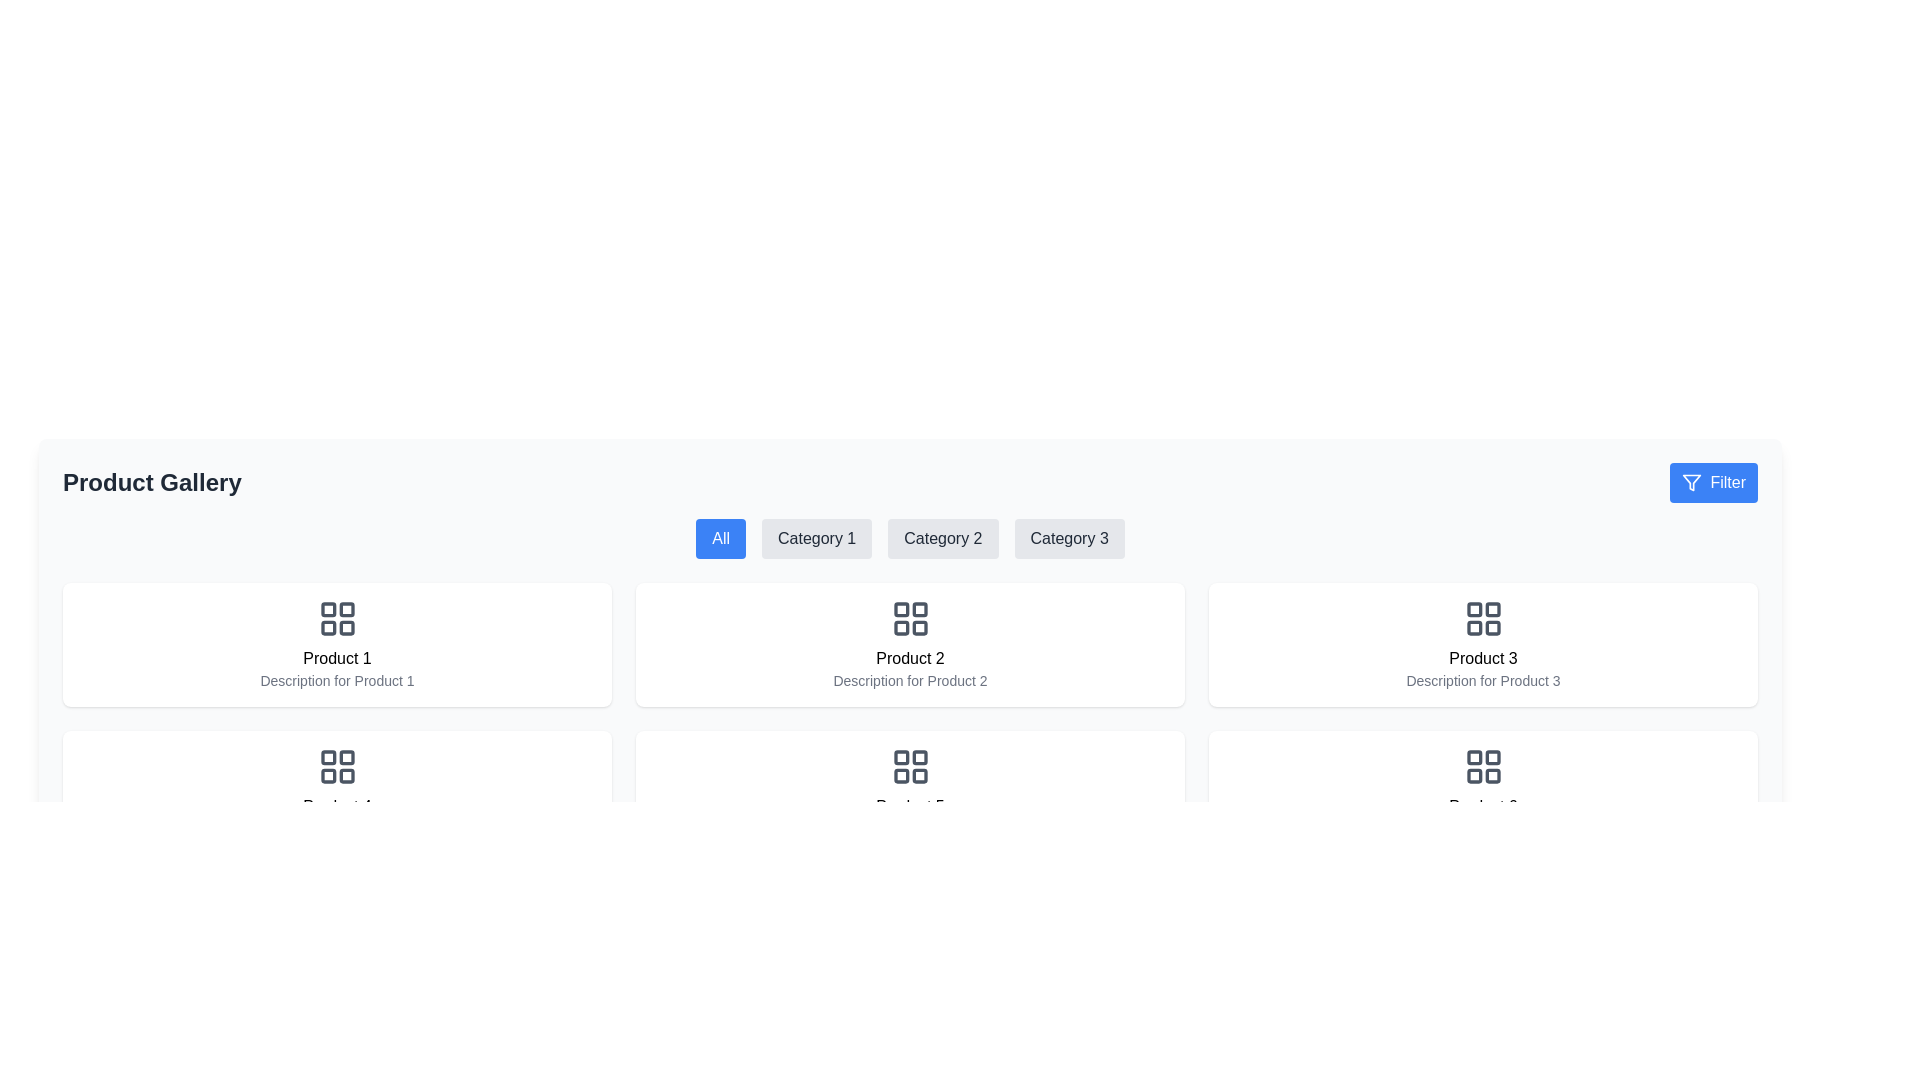 Image resolution: width=1920 pixels, height=1080 pixels. Describe the element at coordinates (909, 644) in the screenshot. I see `the Card Component displaying information about 'Product 2', which is the second card in the first row of a grid layout` at that location.